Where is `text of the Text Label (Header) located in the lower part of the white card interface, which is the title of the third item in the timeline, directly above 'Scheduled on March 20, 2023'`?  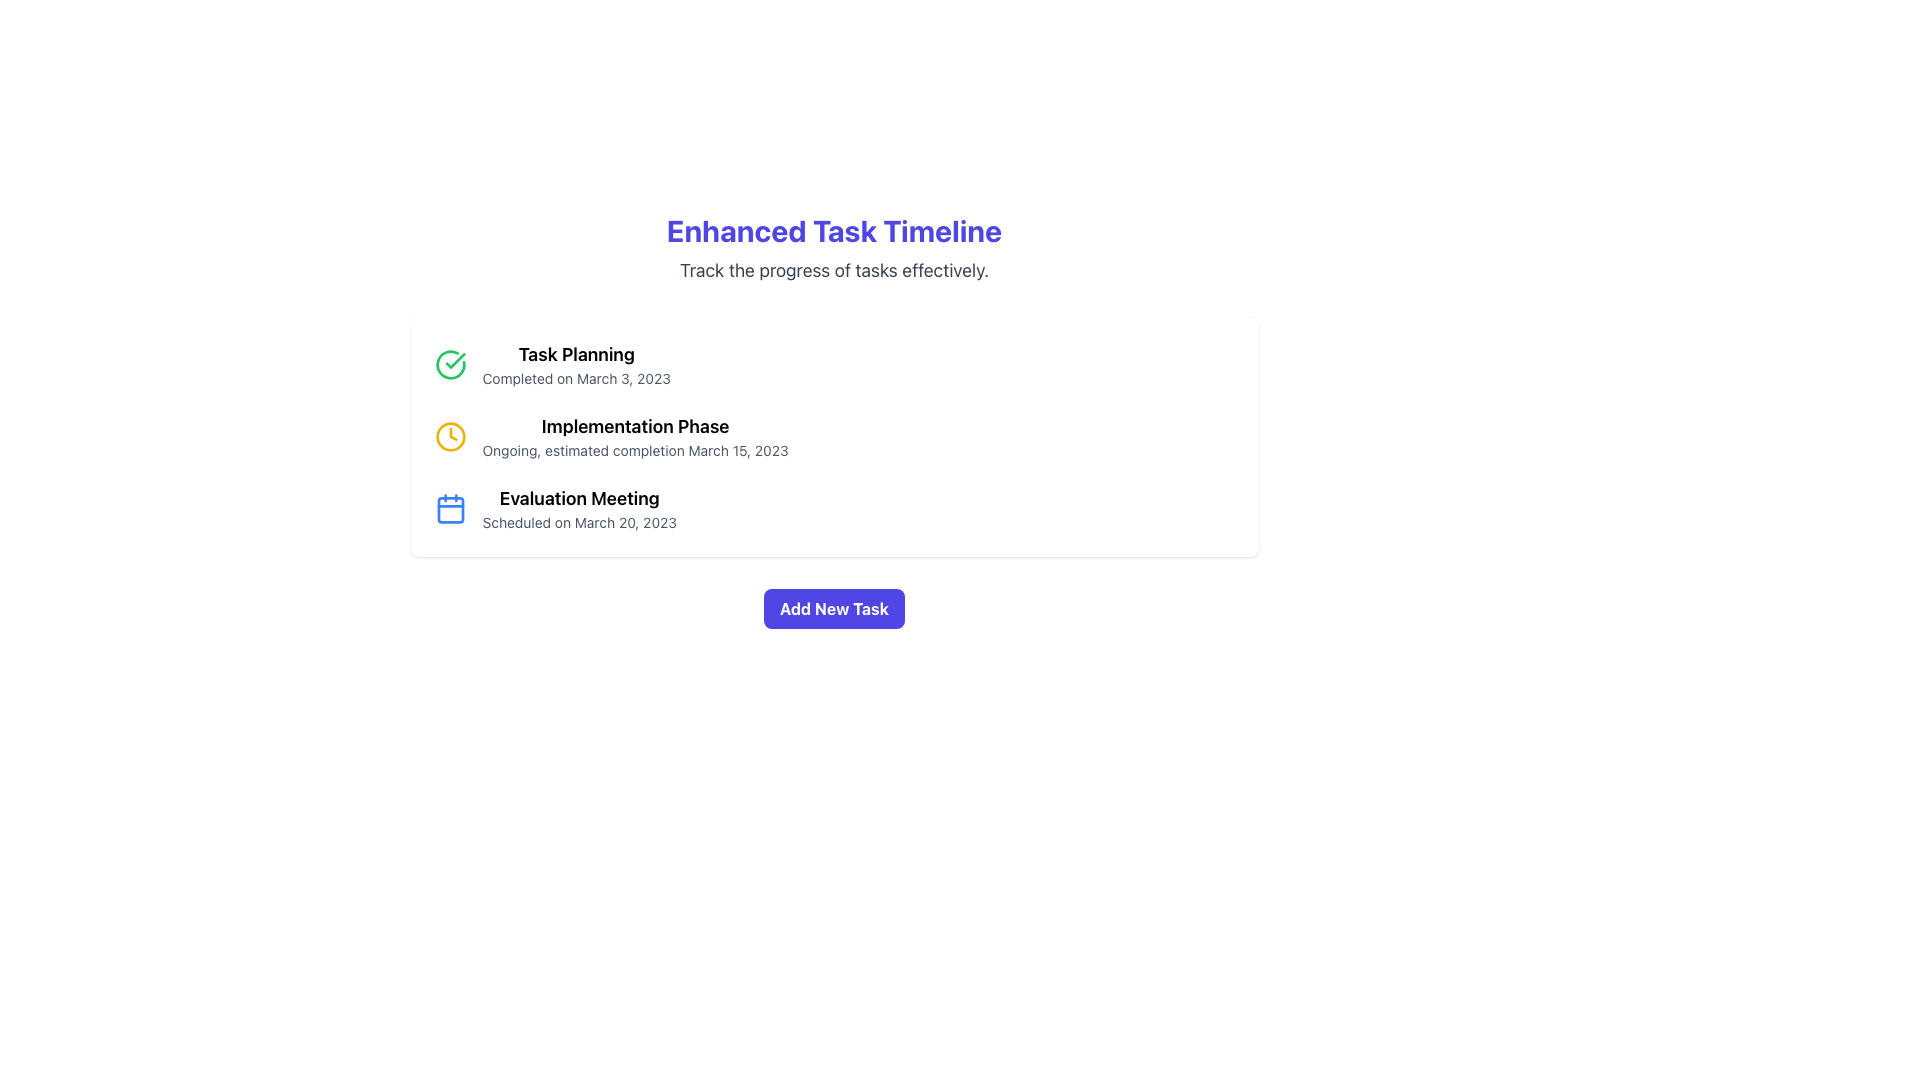 text of the Text Label (Header) located in the lower part of the white card interface, which is the title of the third item in the timeline, directly above 'Scheduled on March 20, 2023' is located at coordinates (578, 497).